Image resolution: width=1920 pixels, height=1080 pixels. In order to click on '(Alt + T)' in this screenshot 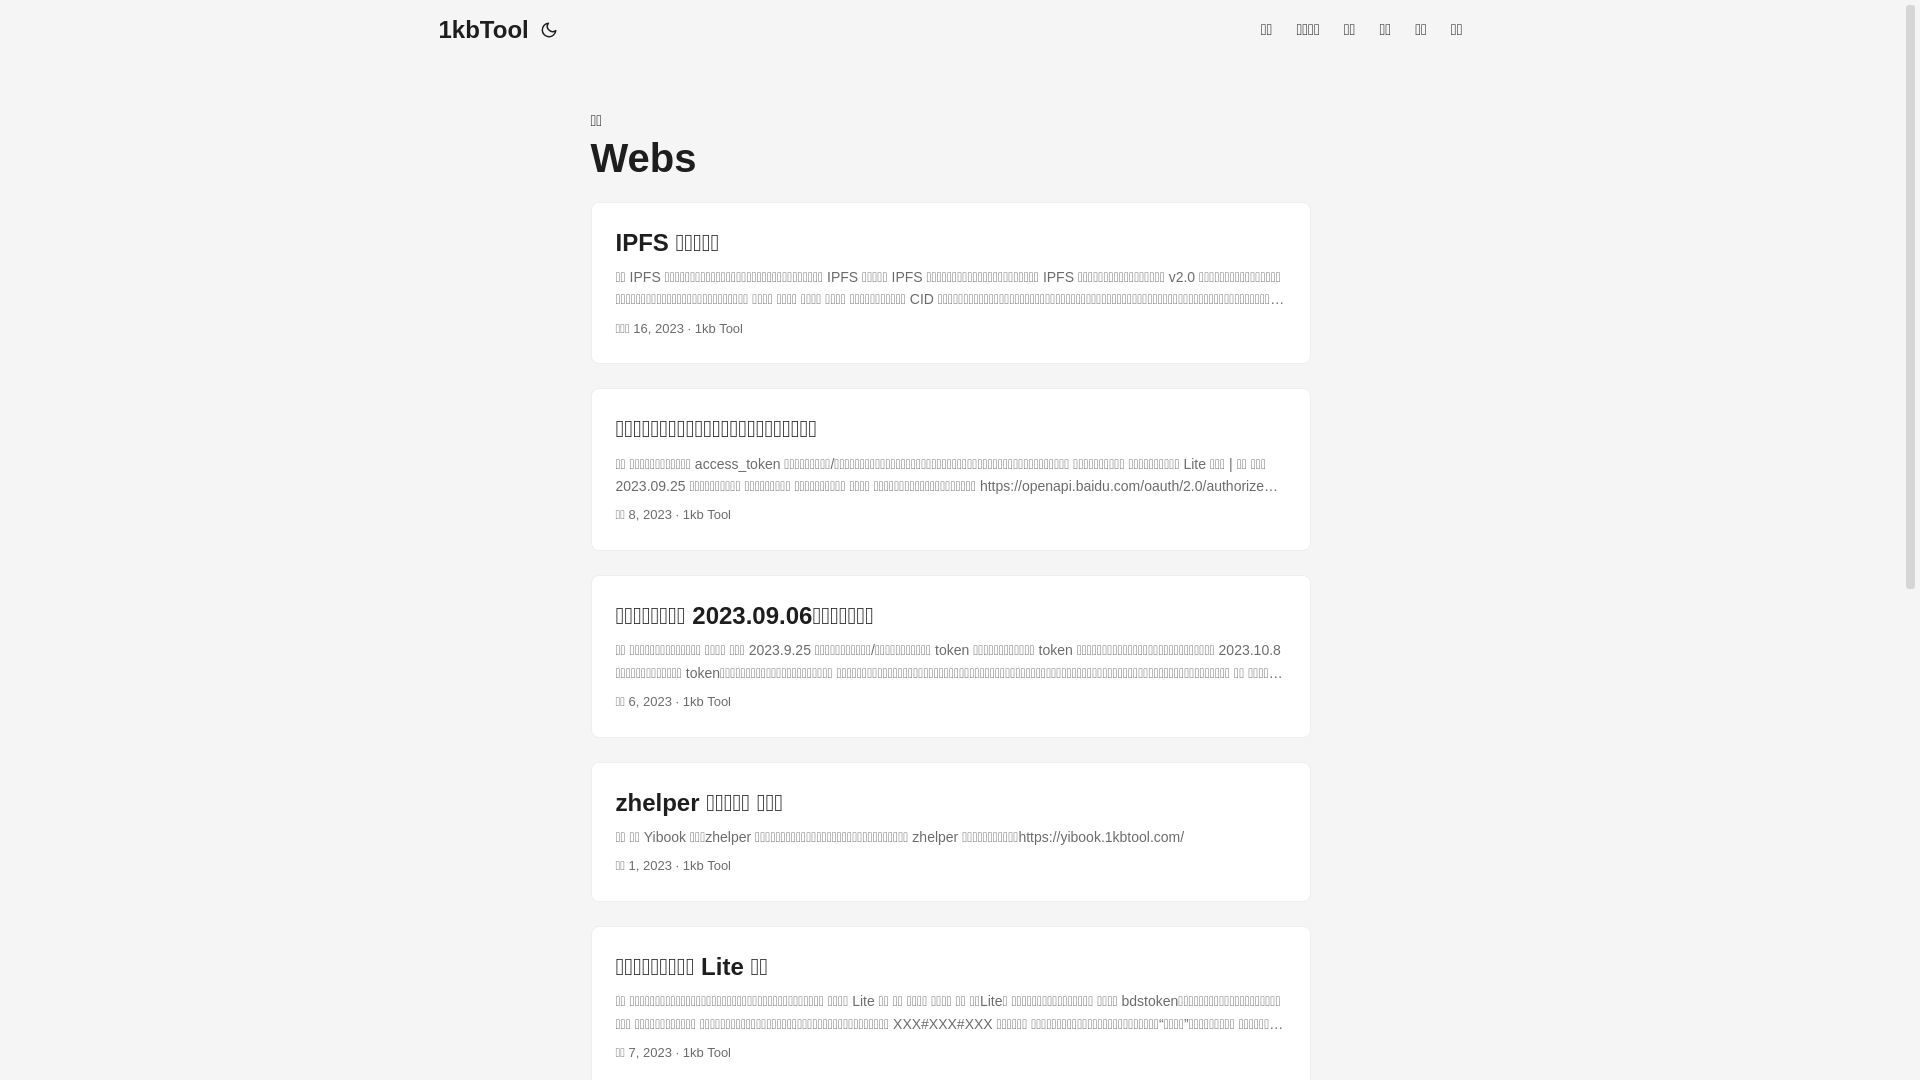, I will do `click(548, 30)`.